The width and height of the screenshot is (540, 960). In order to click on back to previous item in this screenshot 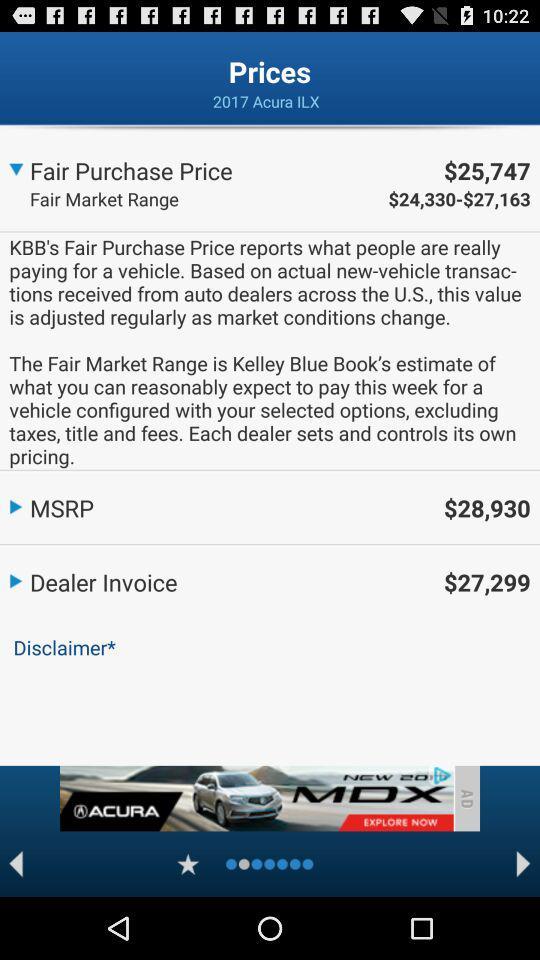, I will do `click(15, 863)`.